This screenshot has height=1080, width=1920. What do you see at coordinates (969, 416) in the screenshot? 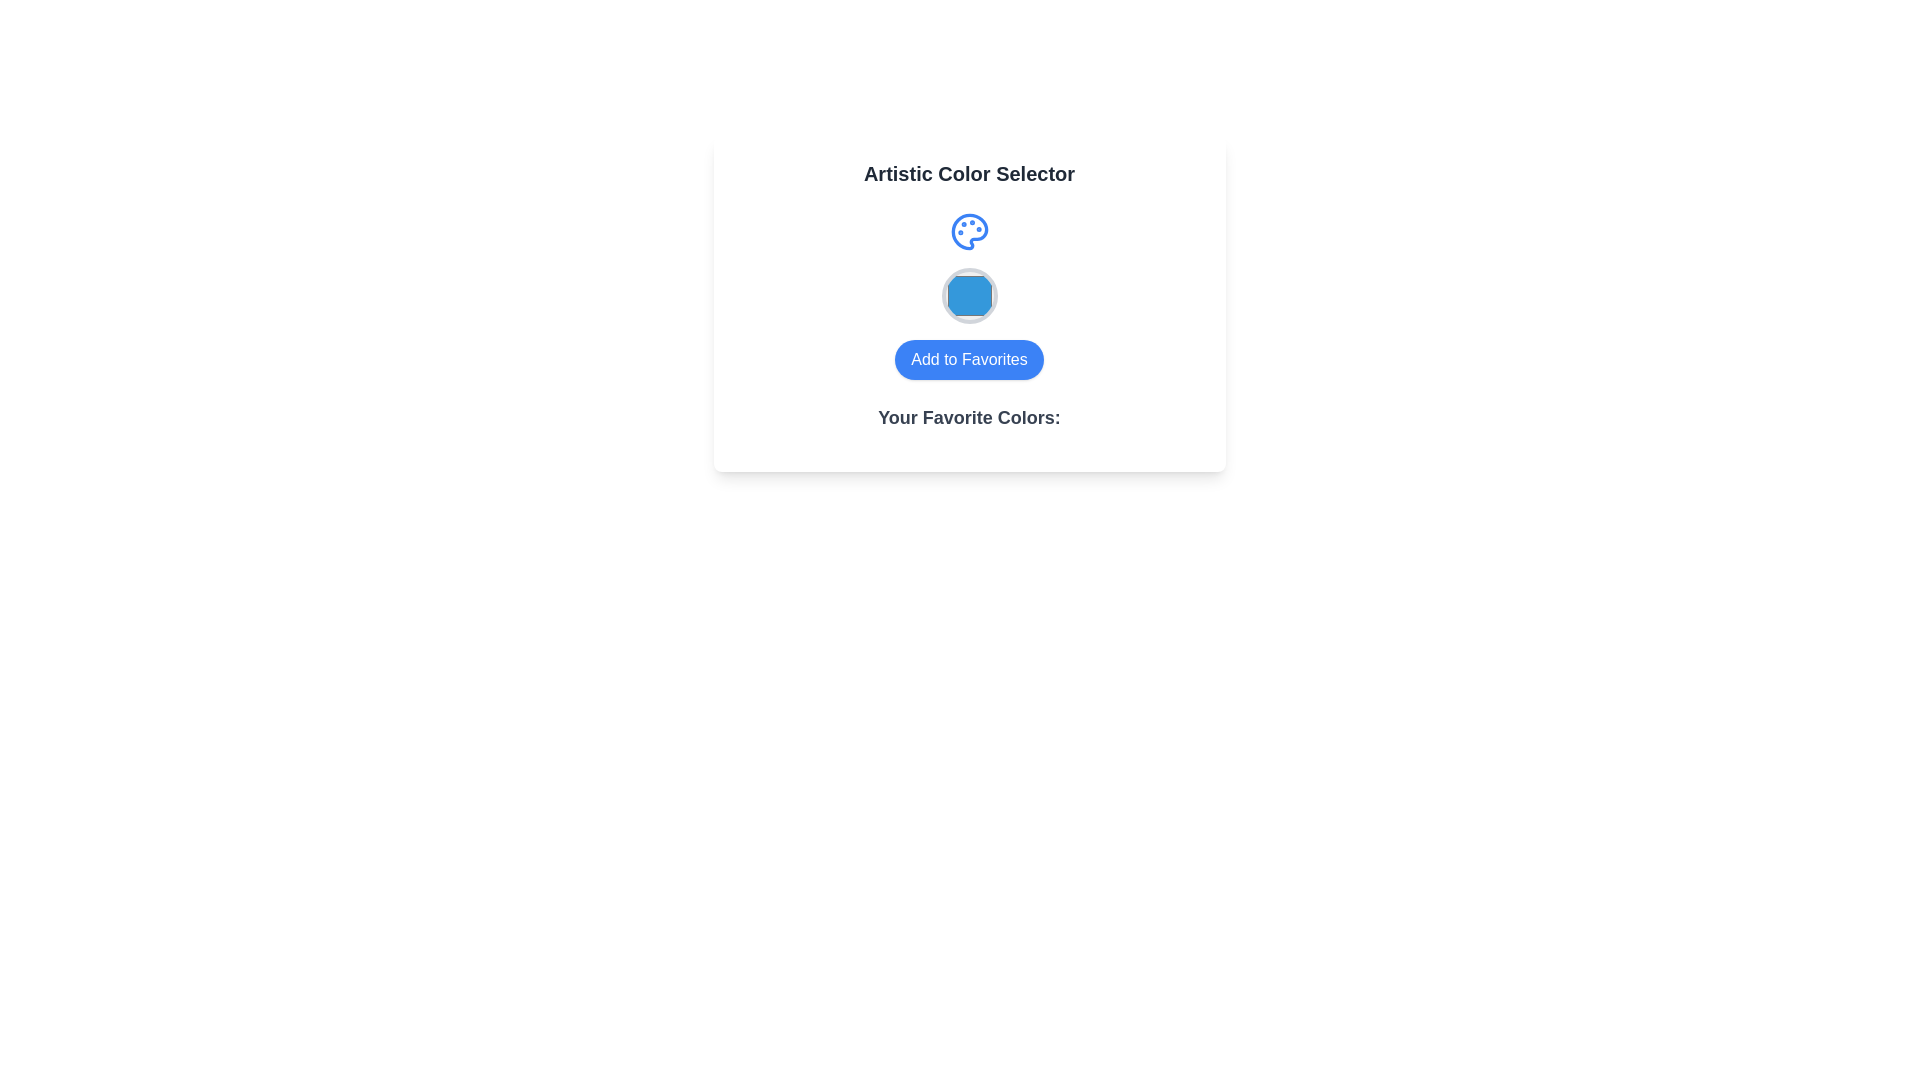
I see `the text label that serves as a heading for the section introducing the user's favorite colors, located at the bottom of the white card below the 'Artistic Color Selector' title and above the 'Add to Favorites' button` at bounding box center [969, 416].